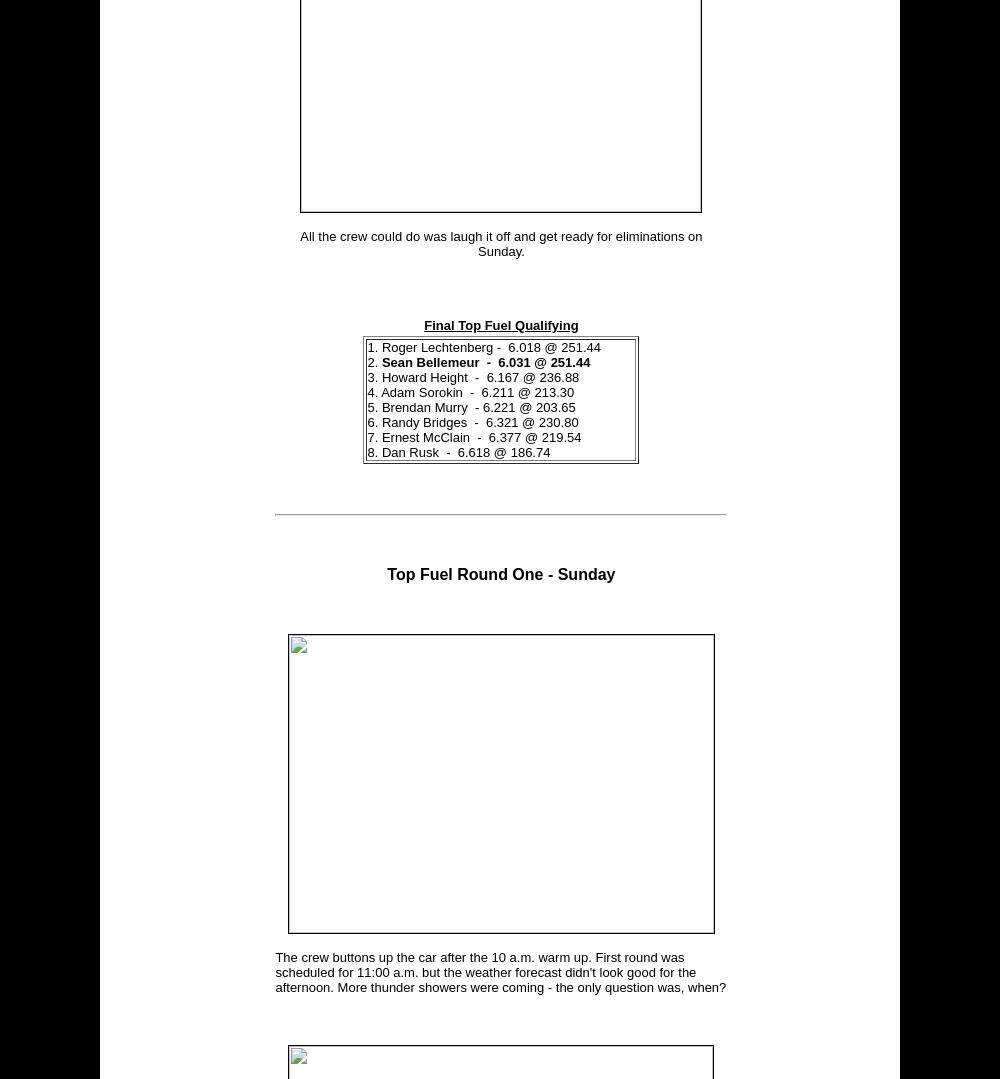  I want to click on '3. Howard Height  -  6.167 @ 236.88', so click(472, 376).